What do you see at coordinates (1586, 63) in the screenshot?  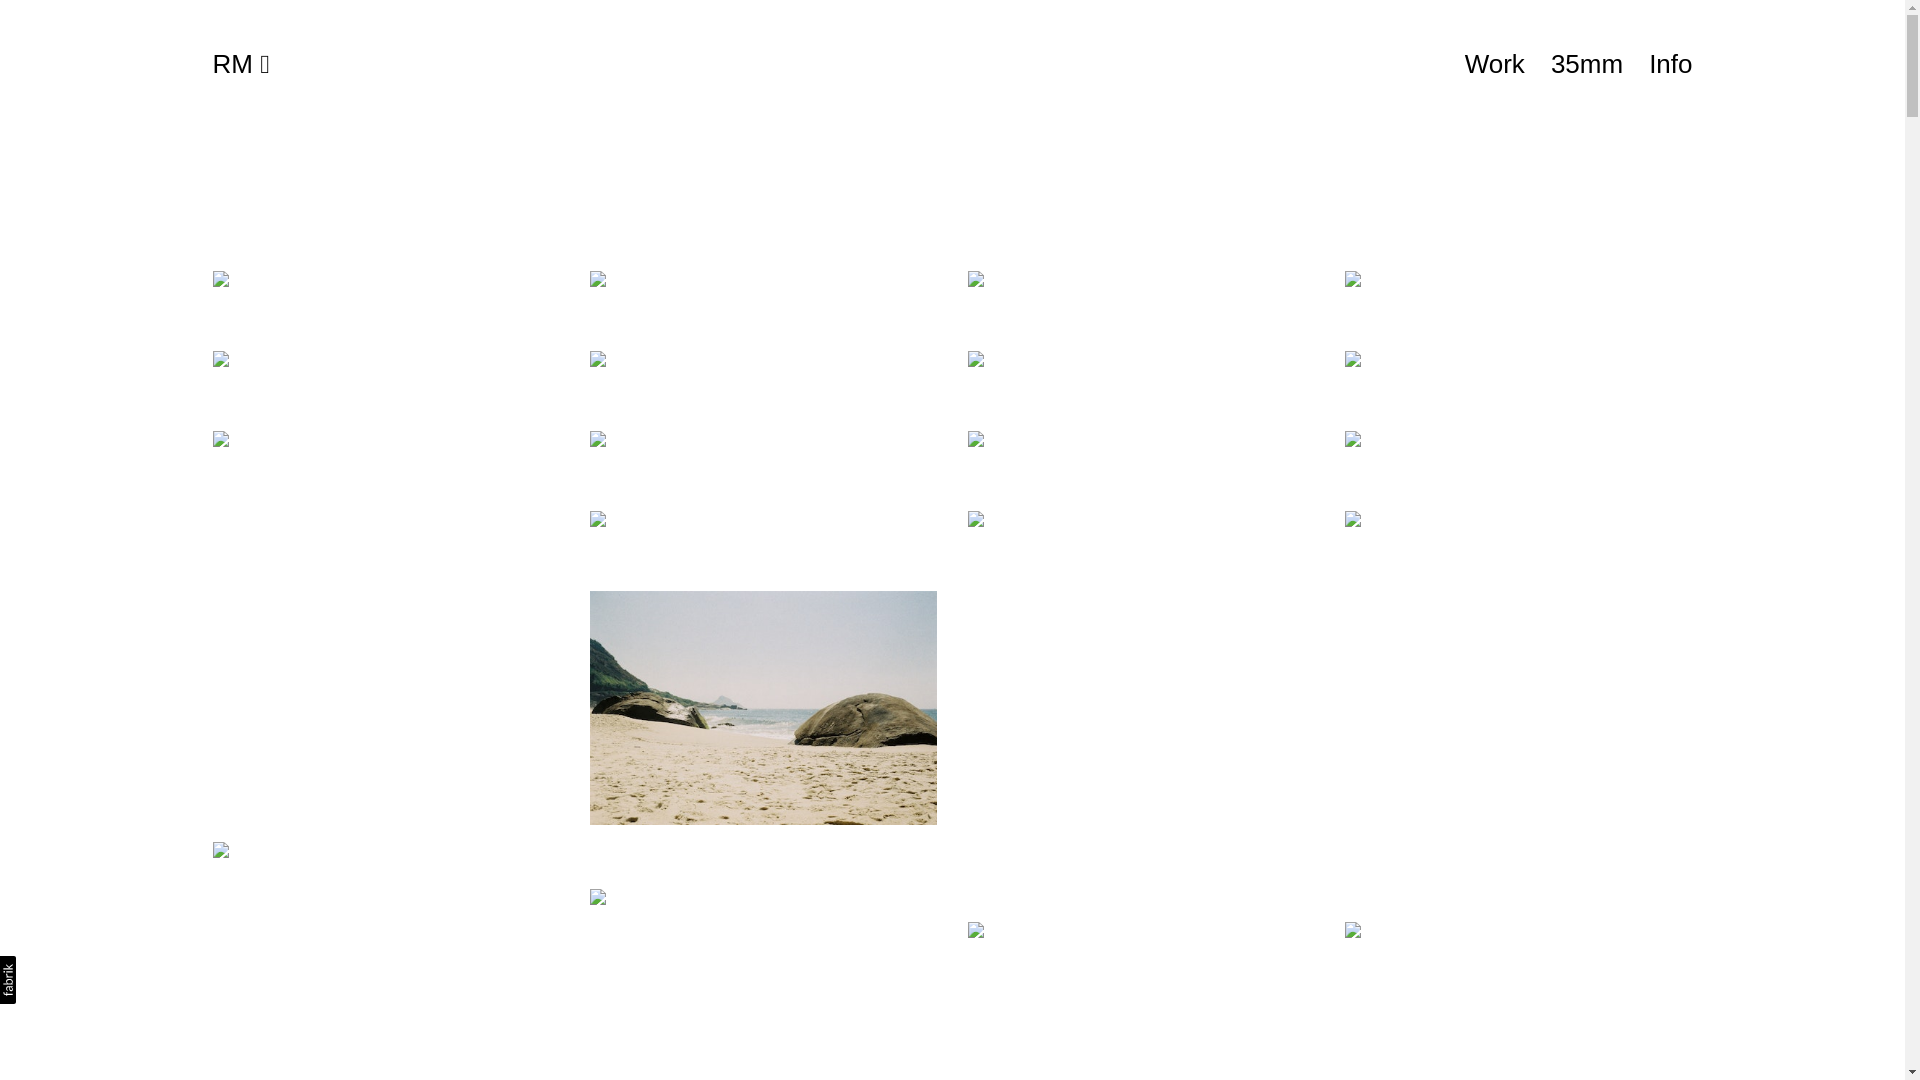 I see `'35mm'` at bounding box center [1586, 63].